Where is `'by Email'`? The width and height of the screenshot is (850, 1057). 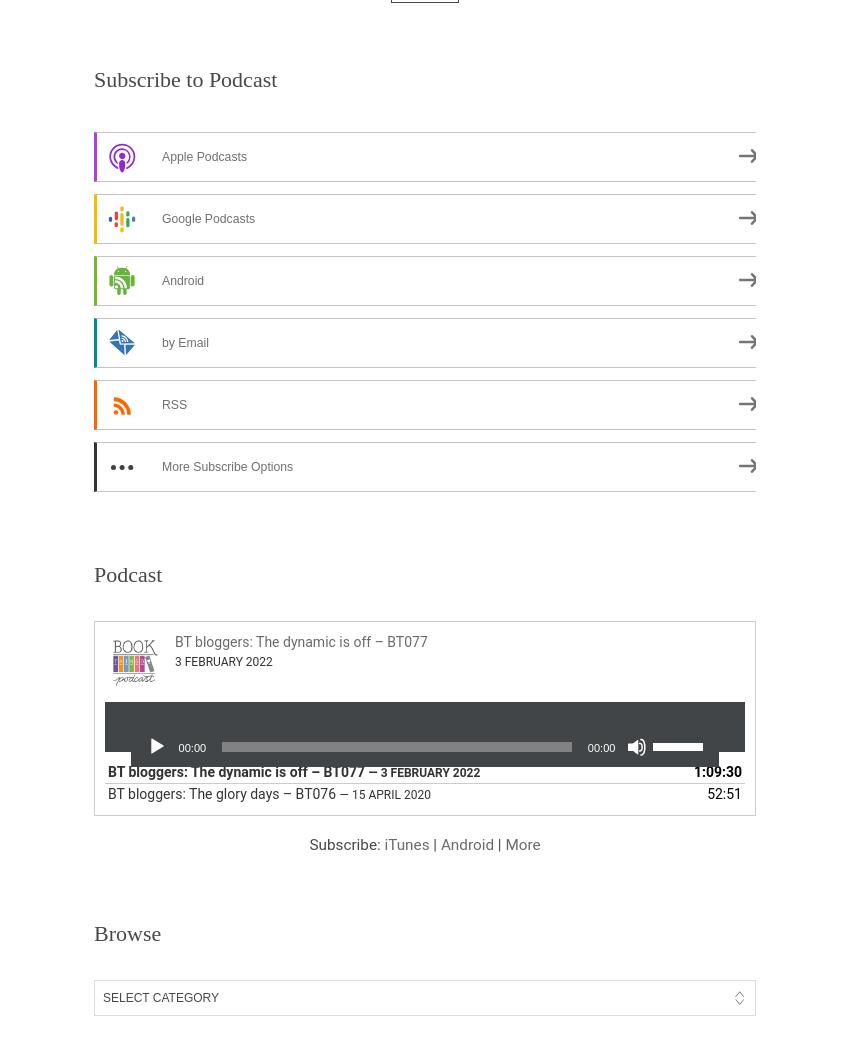
'by Email' is located at coordinates (183, 342).